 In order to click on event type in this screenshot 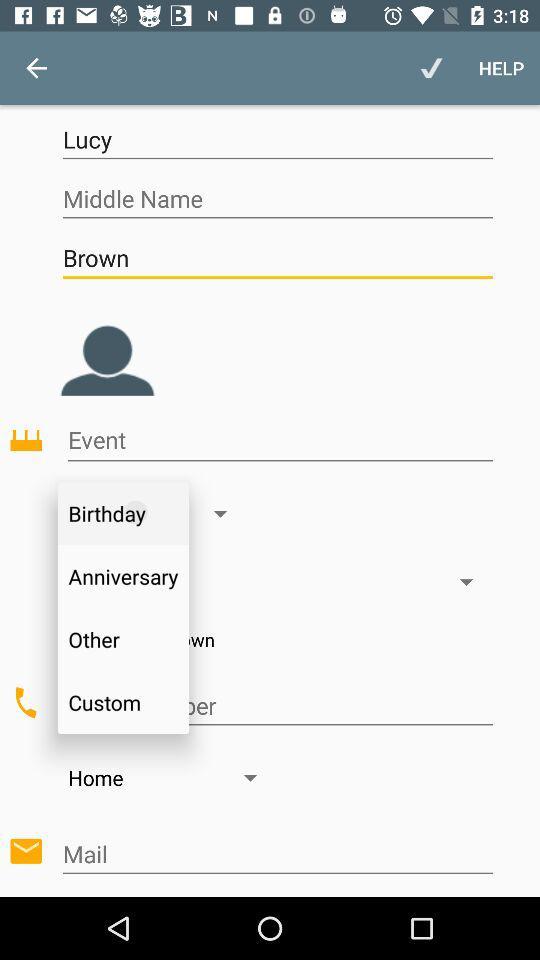, I will do `click(279, 440)`.